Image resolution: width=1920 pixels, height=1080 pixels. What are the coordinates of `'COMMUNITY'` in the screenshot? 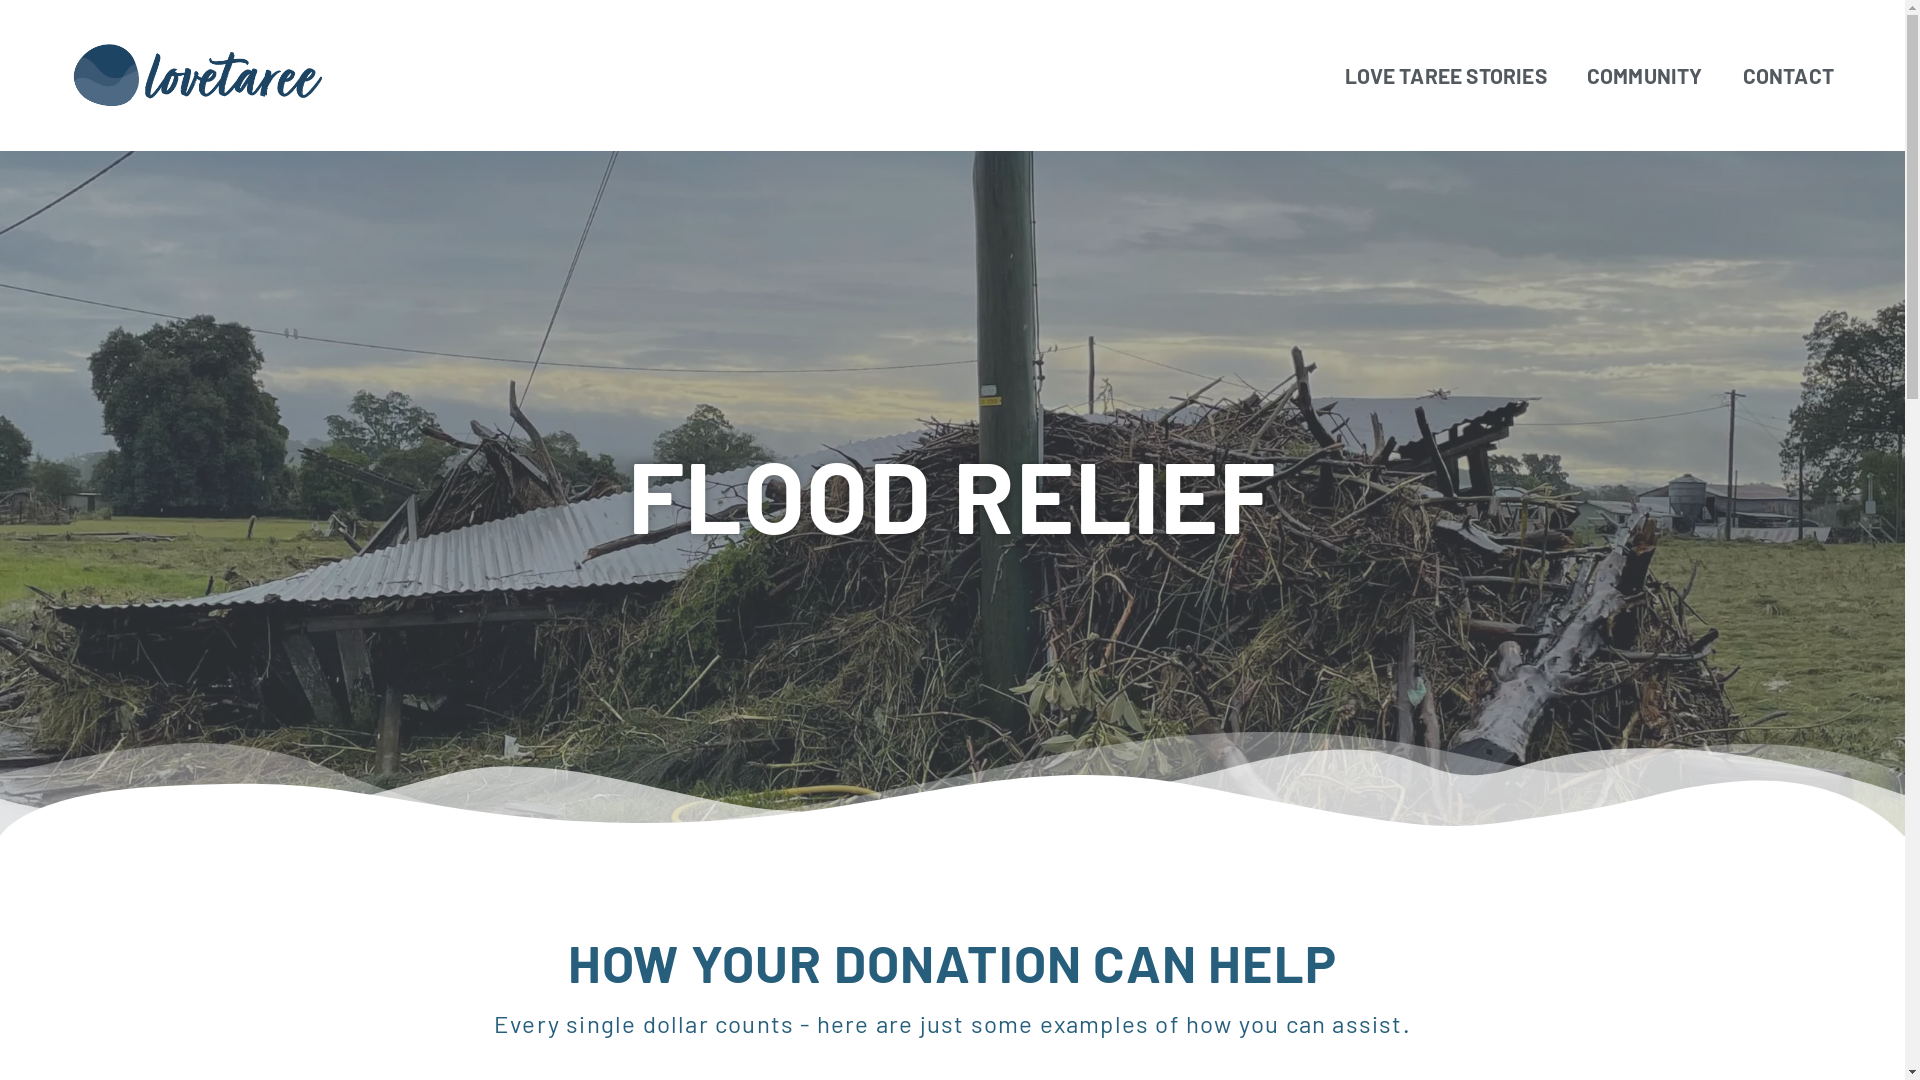 It's located at (1645, 75).